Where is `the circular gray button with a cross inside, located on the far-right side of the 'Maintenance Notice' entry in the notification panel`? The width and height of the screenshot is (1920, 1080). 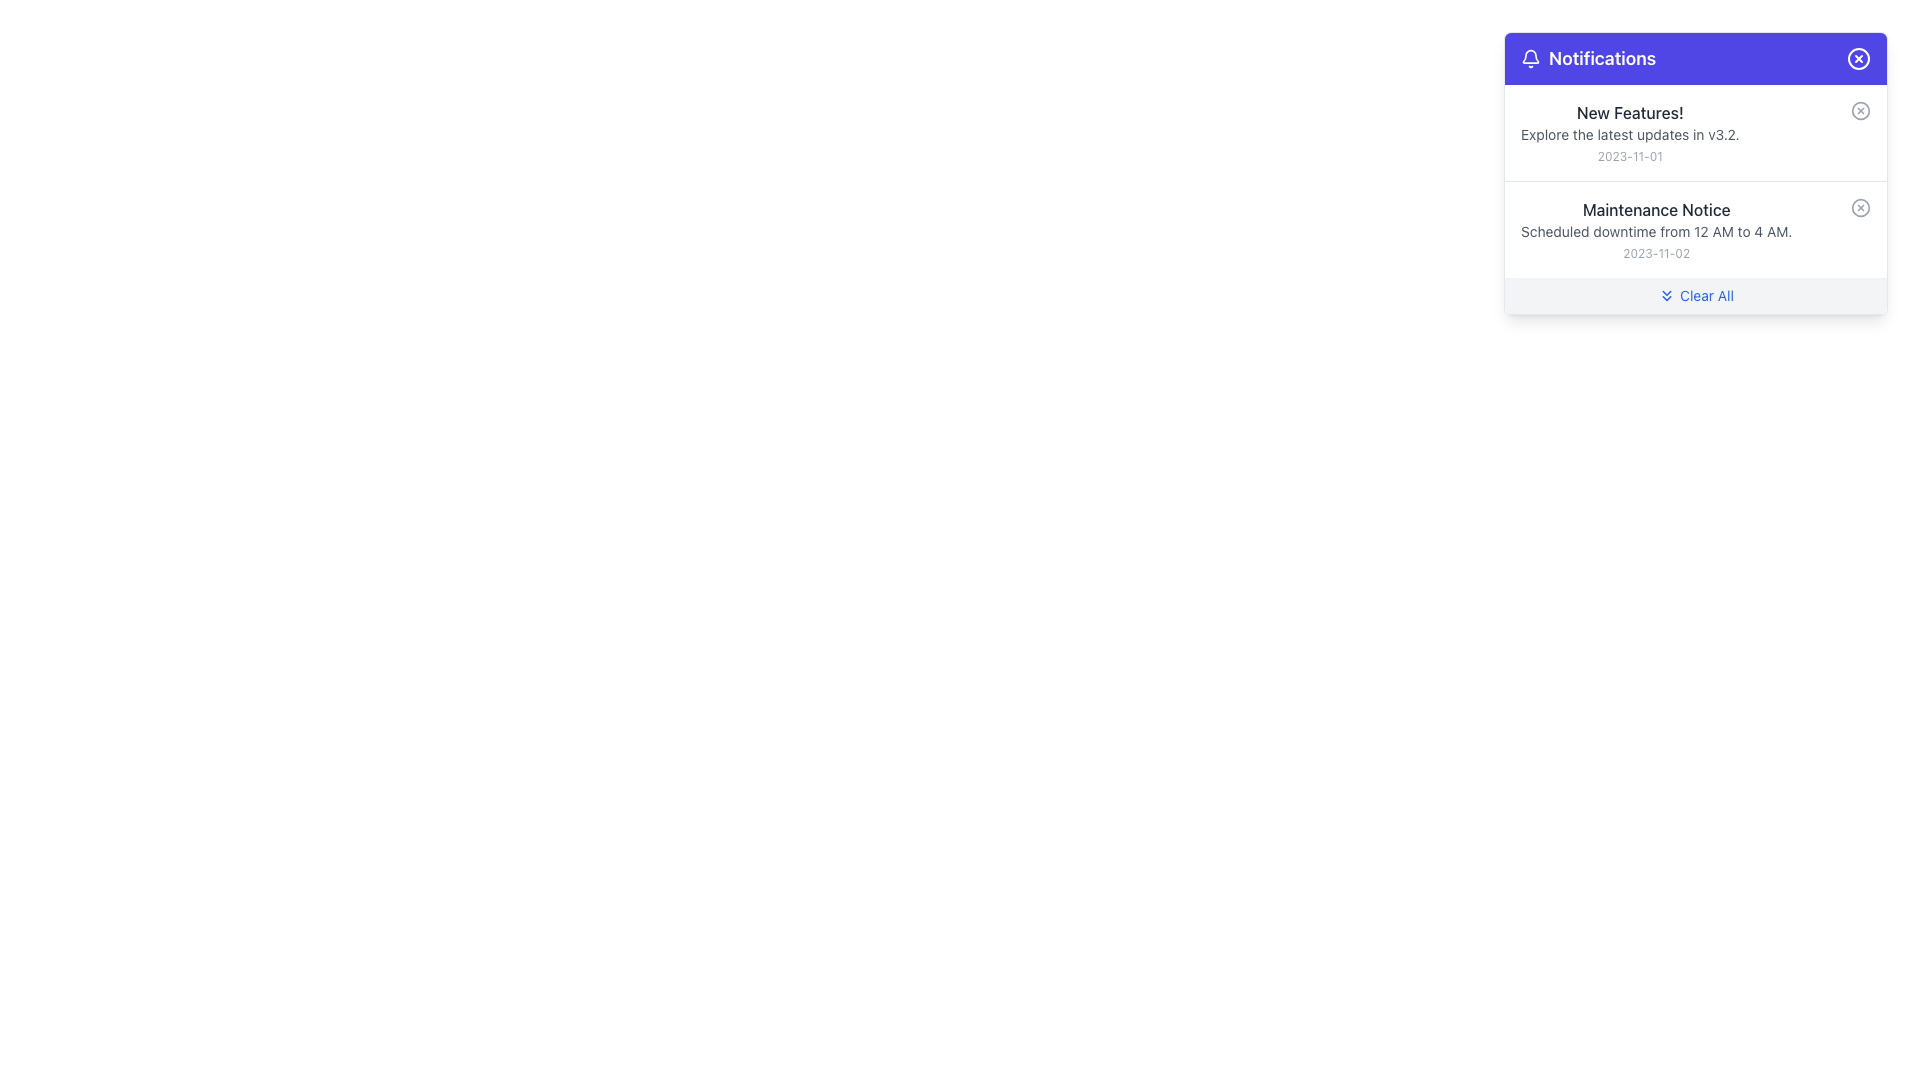 the circular gray button with a cross inside, located on the far-right side of the 'Maintenance Notice' entry in the notification panel is located at coordinates (1860, 208).